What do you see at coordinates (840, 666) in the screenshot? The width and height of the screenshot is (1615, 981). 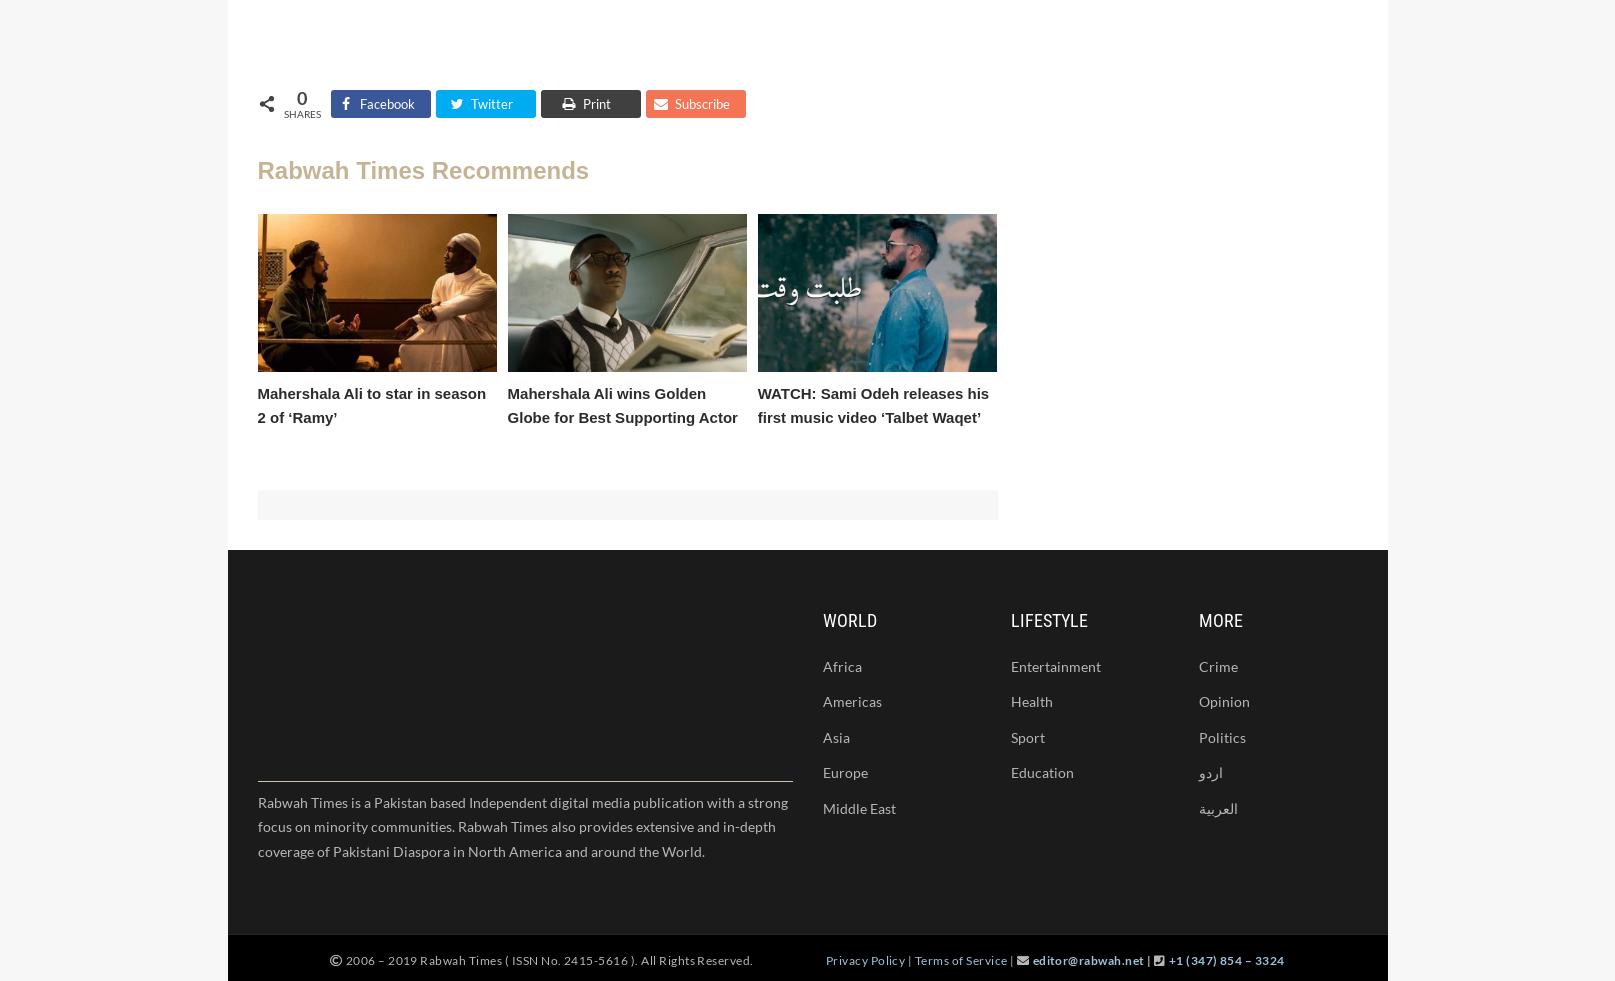 I see `'Africa'` at bounding box center [840, 666].